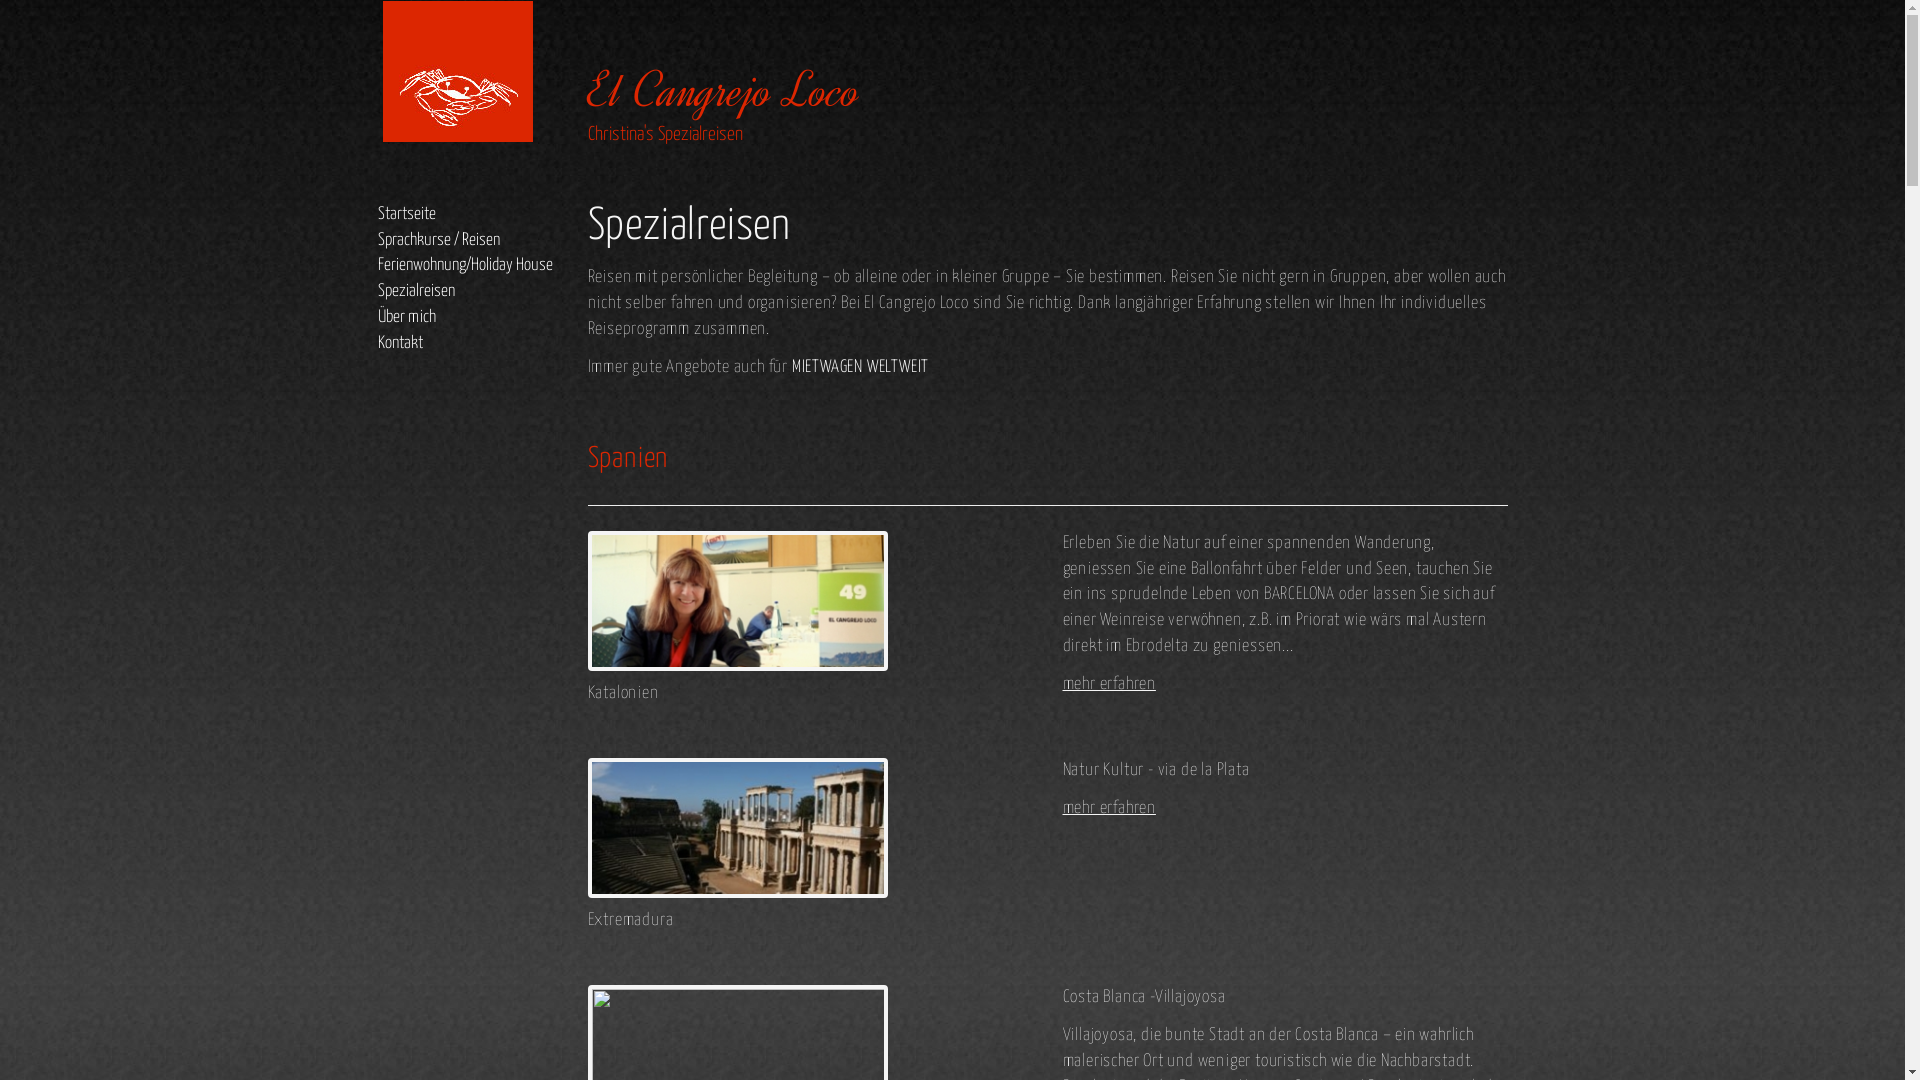  Describe the element at coordinates (406, 214) in the screenshot. I see `'Startseite'` at that location.